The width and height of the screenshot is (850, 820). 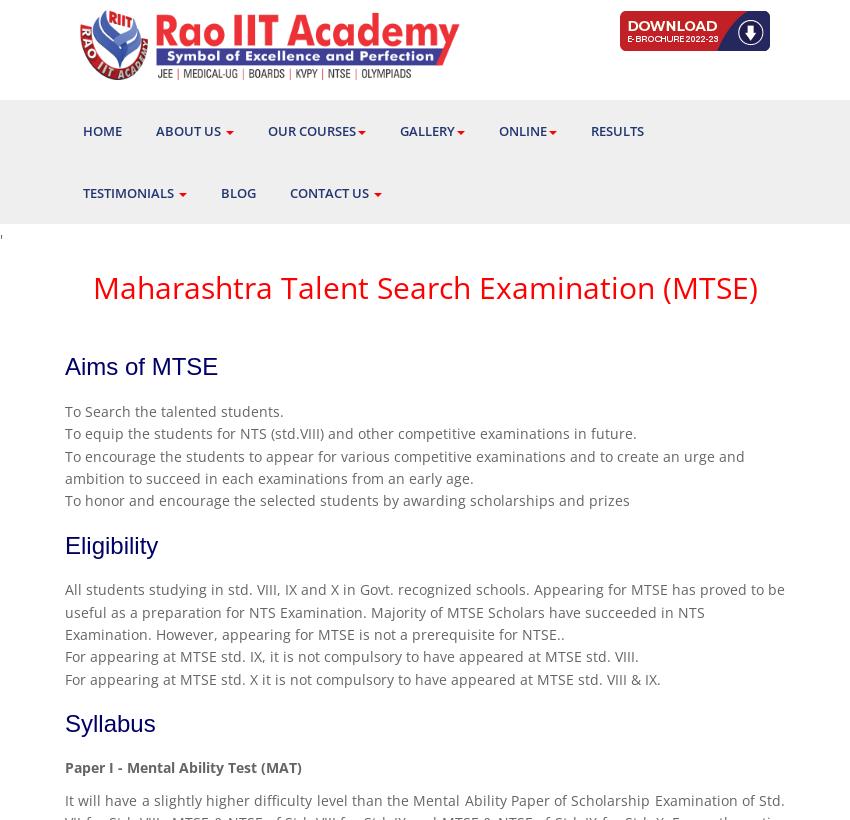 What do you see at coordinates (362, 678) in the screenshot?
I see `'For appearing at MTSE std. X it is not compulsory to have appeared at MTSE std. VIII & IX.'` at bounding box center [362, 678].